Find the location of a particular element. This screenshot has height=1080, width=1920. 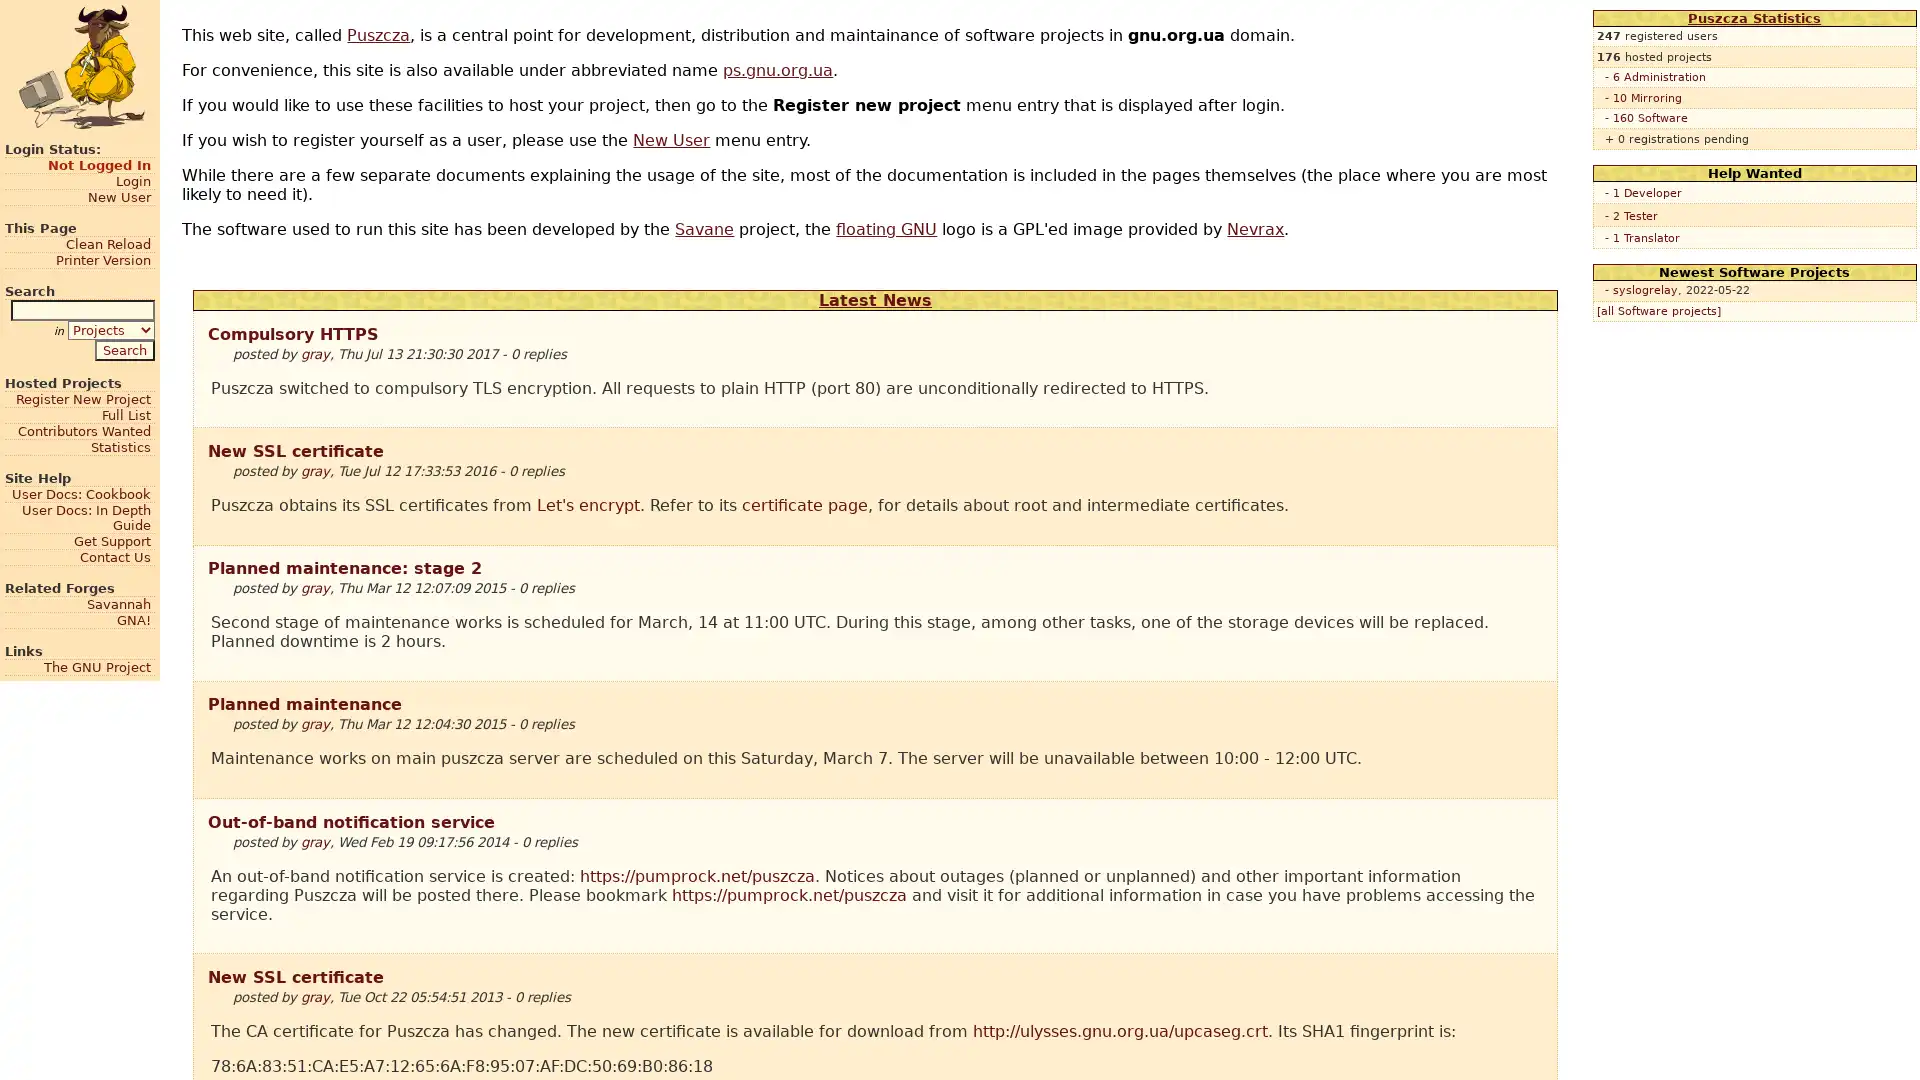

Search is located at coordinates (123, 348).